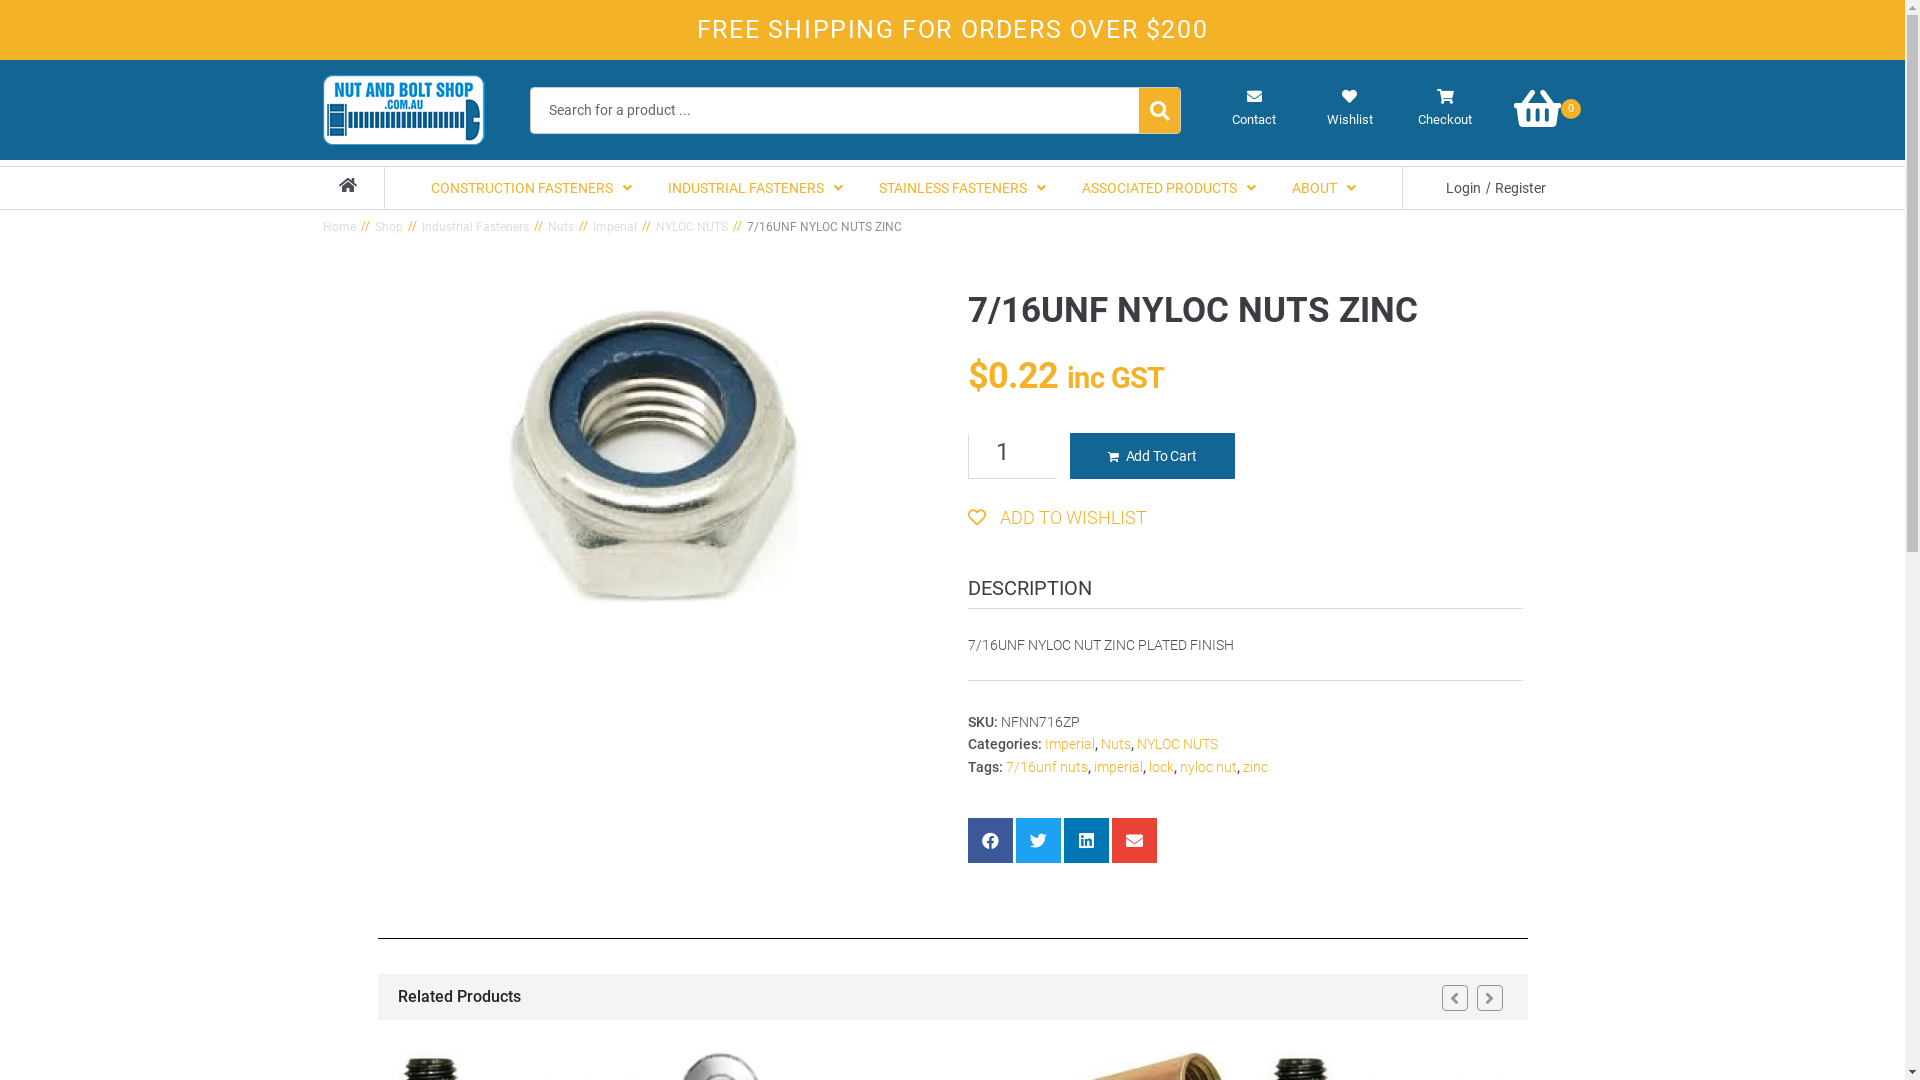 This screenshot has width=1920, height=1080. What do you see at coordinates (754, 188) in the screenshot?
I see `'INDUSTRIAL FASTENERS'` at bounding box center [754, 188].